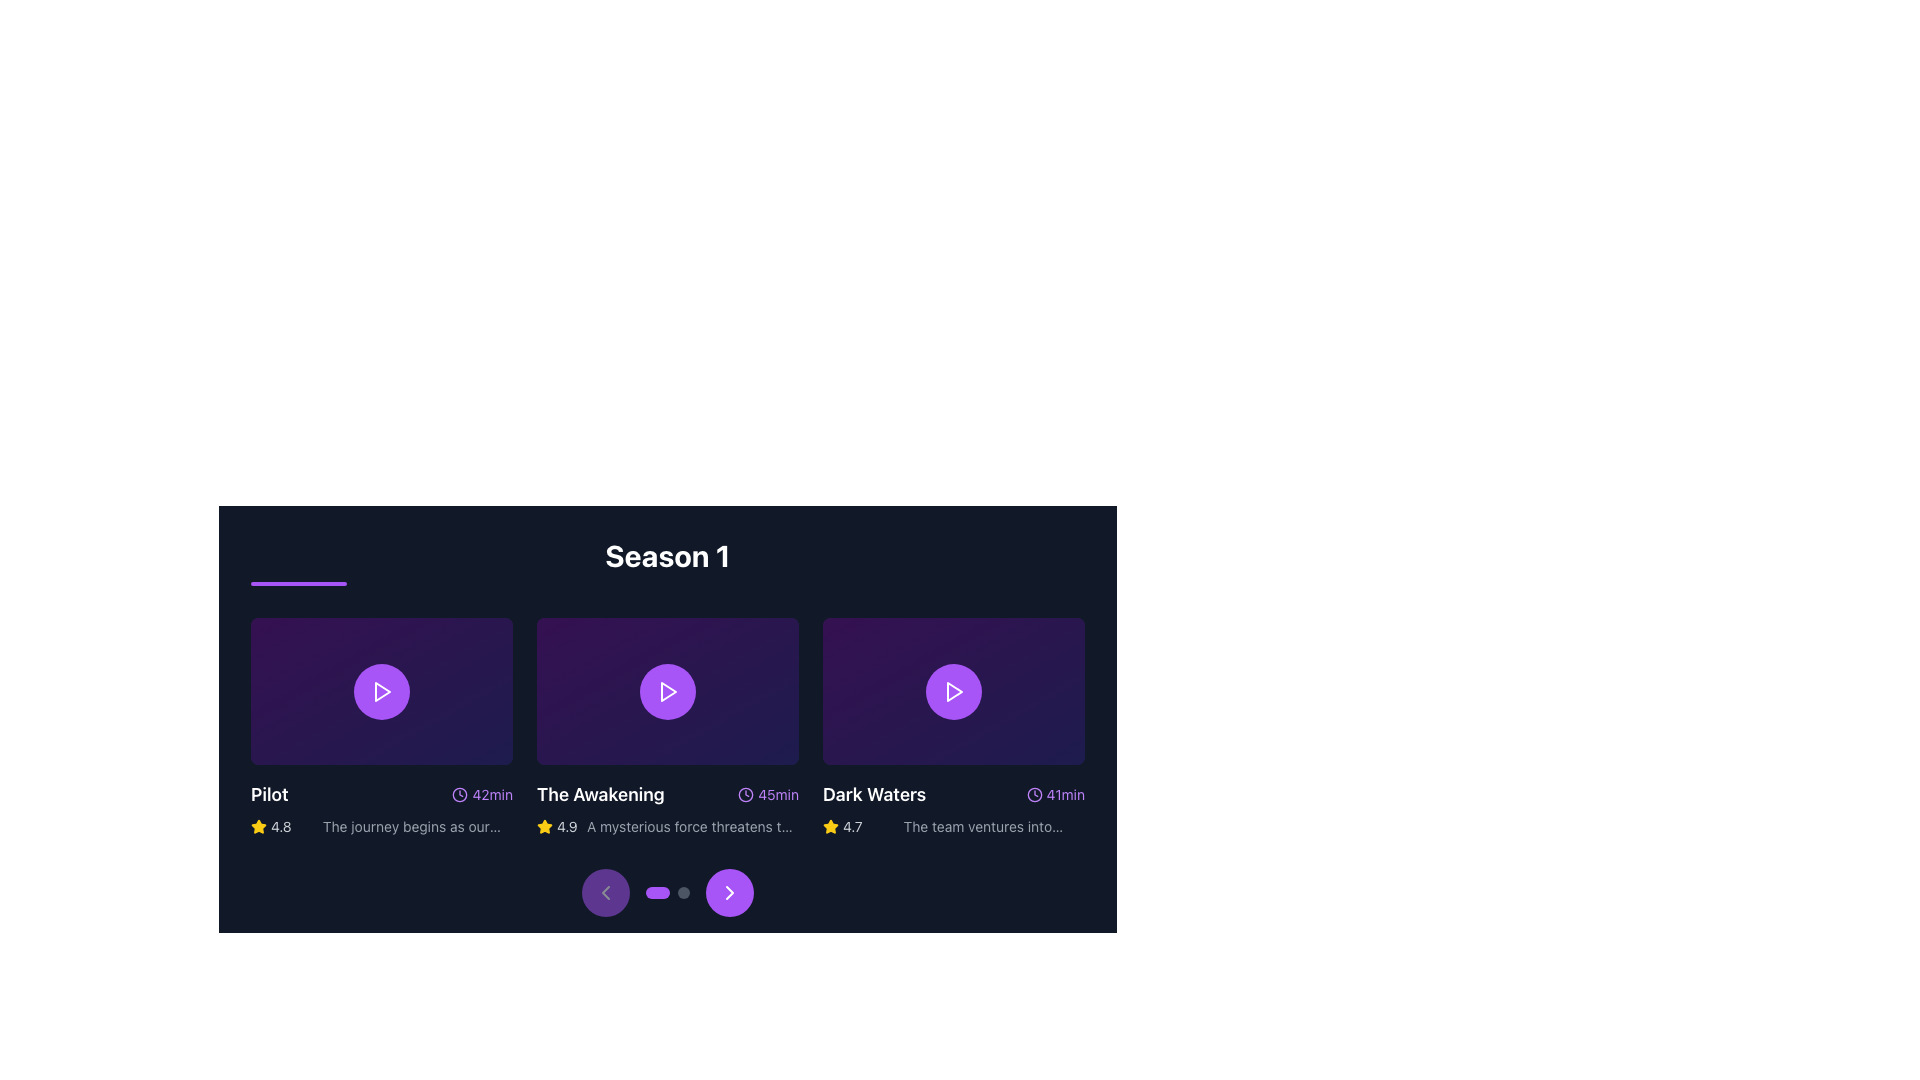 Image resolution: width=1920 pixels, height=1080 pixels. I want to click on the decorative purple underline positioned beneath the 'Season 1' title, which features rounded edges and spans horizontally, so click(297, 583).